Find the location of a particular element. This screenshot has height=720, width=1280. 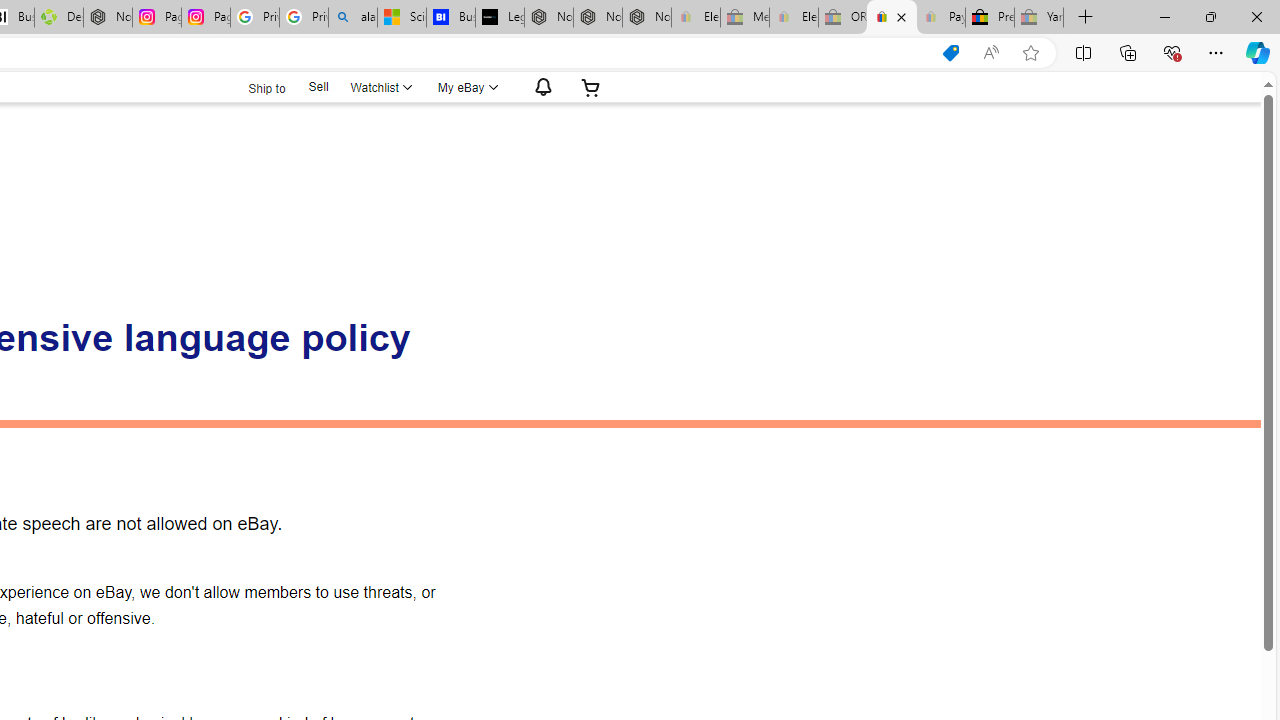

'Notifications' is located at coordinates (538, 86).